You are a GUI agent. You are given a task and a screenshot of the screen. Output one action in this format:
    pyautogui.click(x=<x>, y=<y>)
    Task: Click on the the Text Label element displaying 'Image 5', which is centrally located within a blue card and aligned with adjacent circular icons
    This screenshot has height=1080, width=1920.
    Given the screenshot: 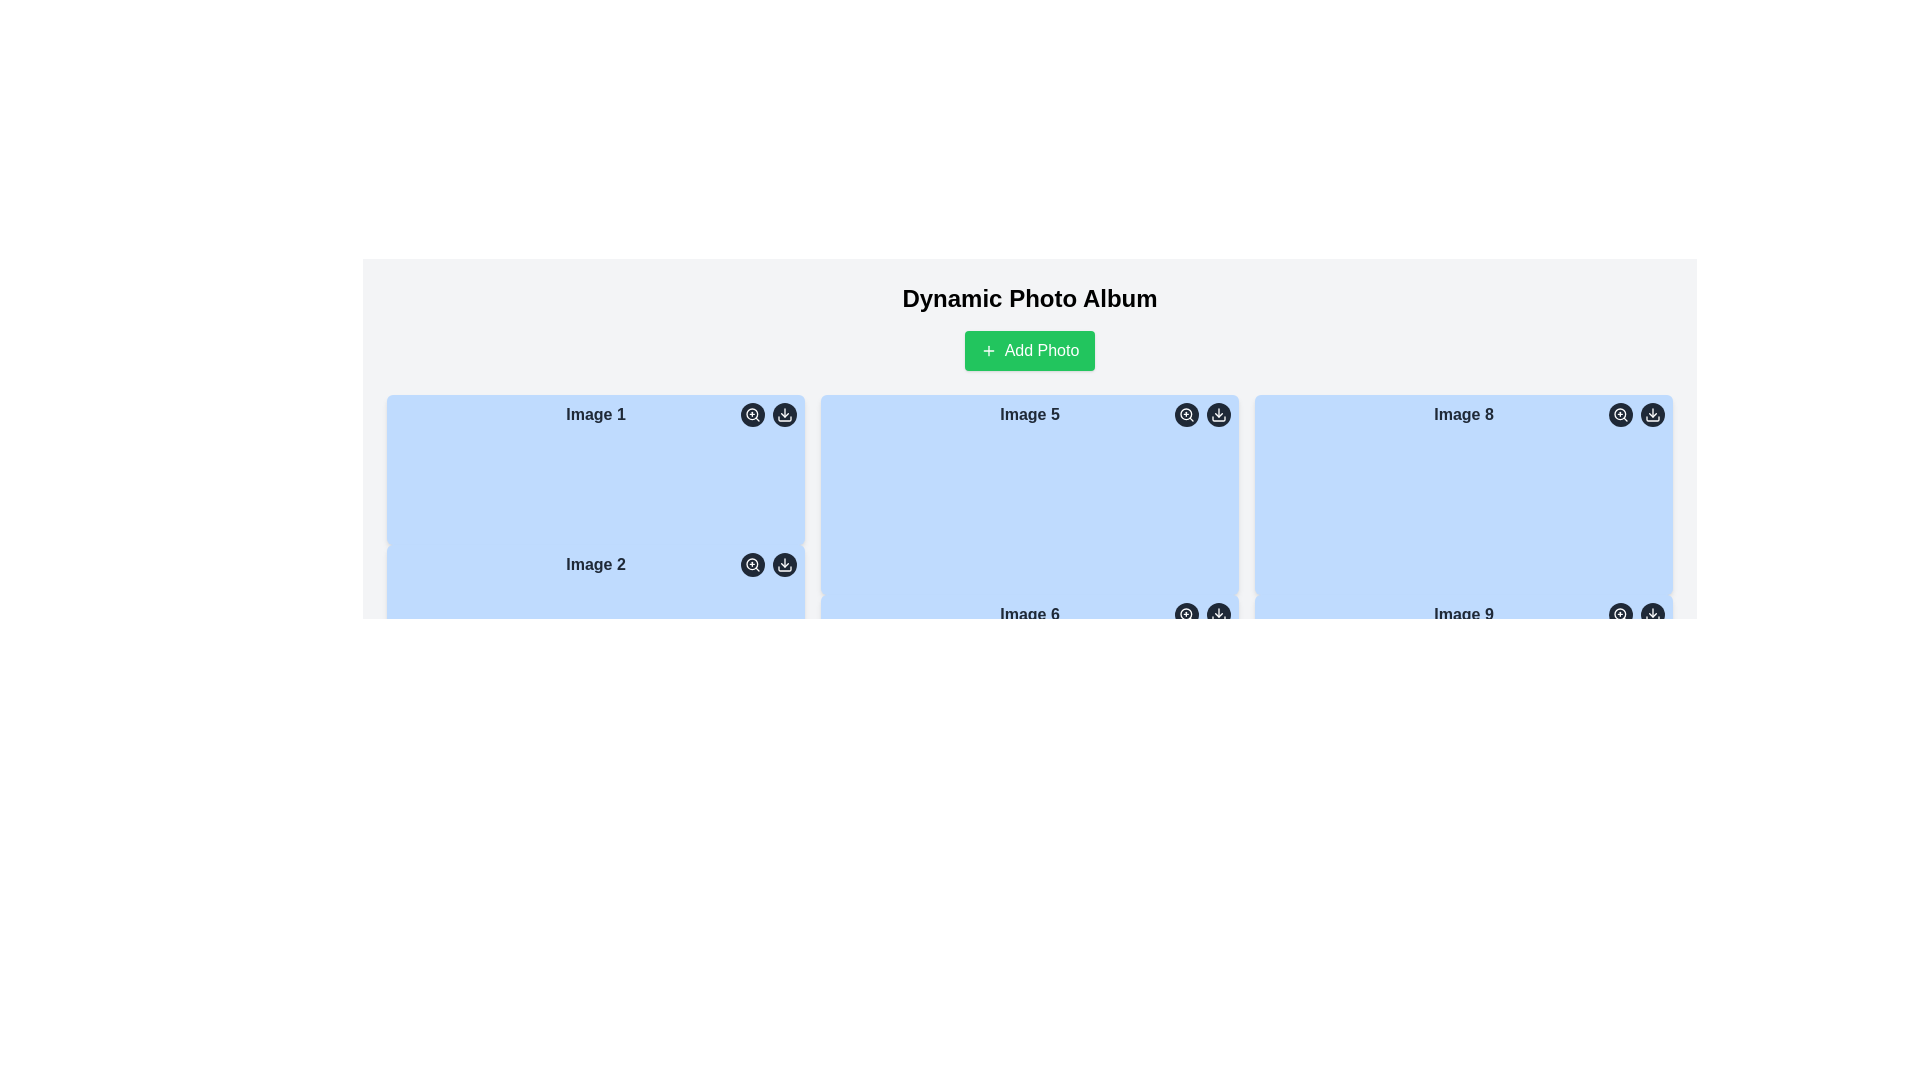 What is the action you would take?
    pyautogui.click(x=1030, y=414)
    